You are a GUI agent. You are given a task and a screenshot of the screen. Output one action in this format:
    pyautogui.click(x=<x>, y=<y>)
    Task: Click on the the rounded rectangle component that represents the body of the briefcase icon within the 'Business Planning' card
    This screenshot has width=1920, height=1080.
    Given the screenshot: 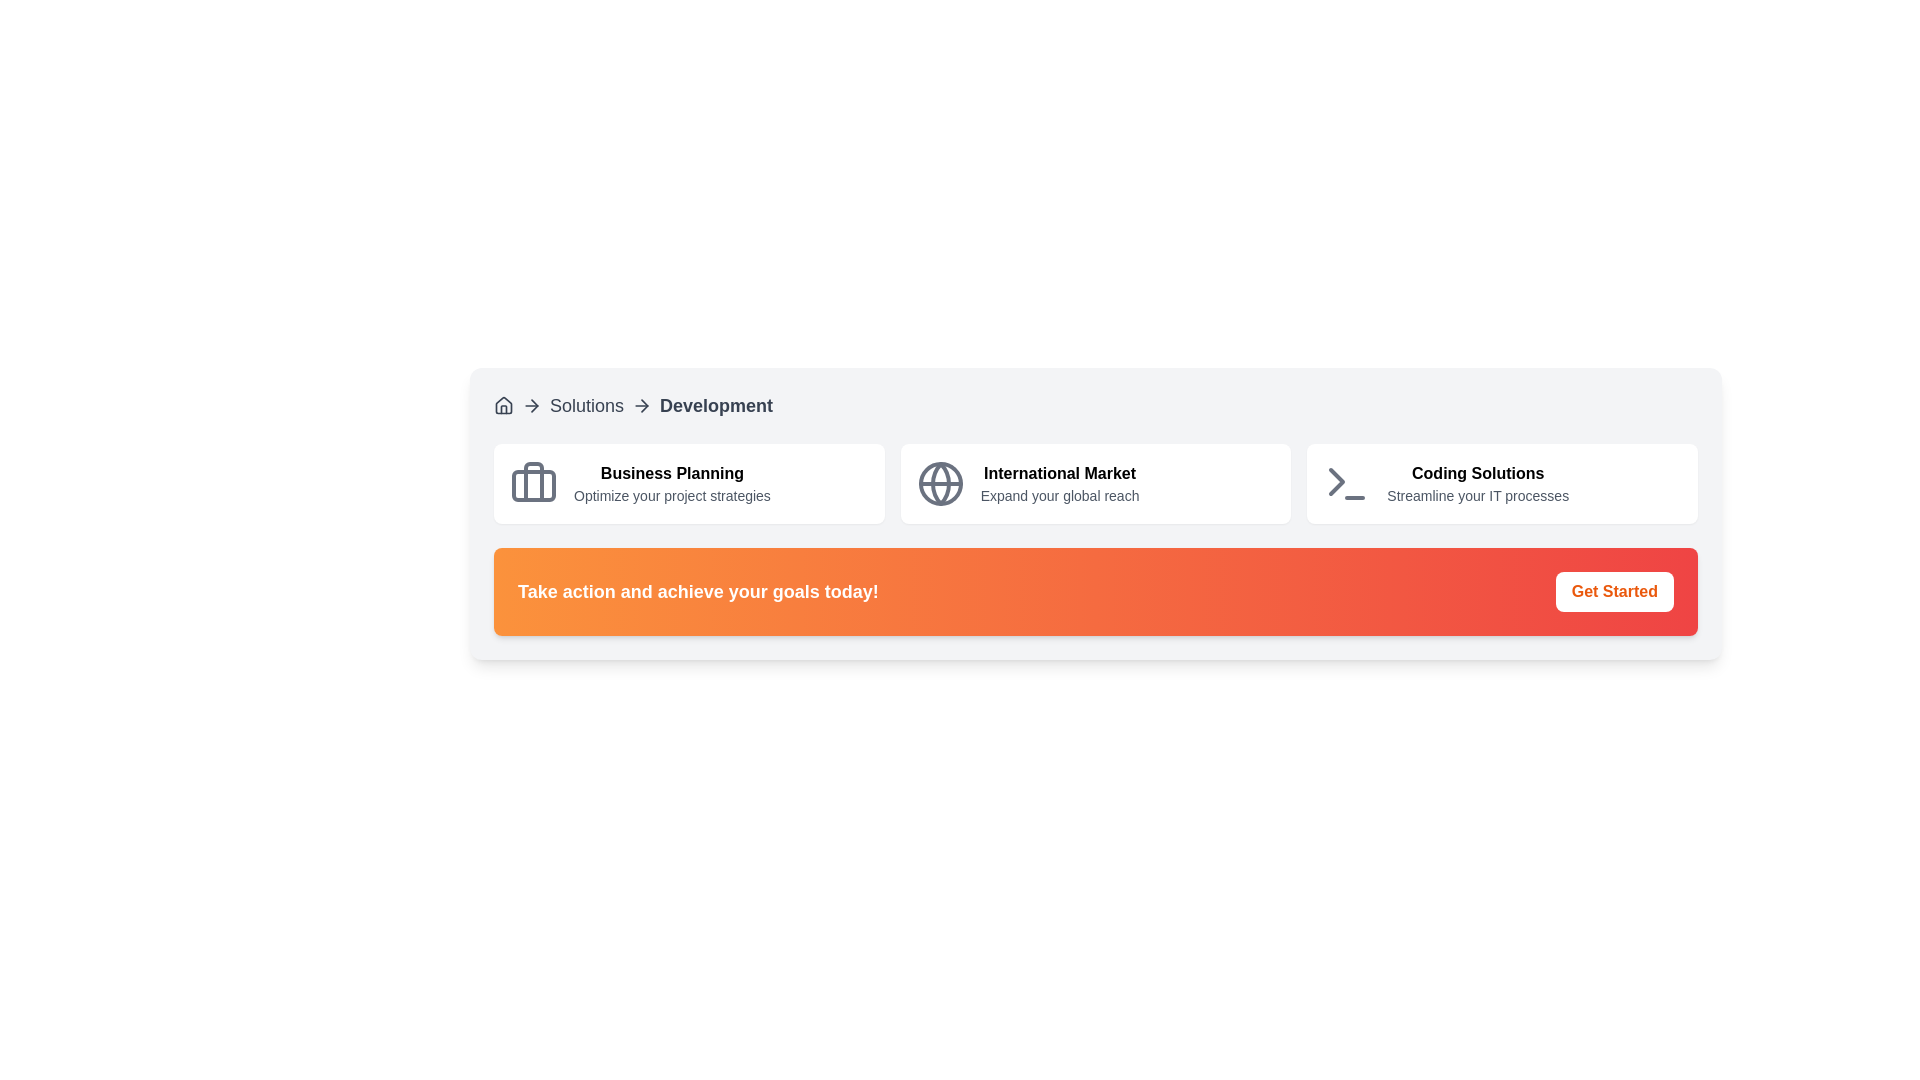 What is the action you would take?
    pyautogui.click(x=533, y=486)
    